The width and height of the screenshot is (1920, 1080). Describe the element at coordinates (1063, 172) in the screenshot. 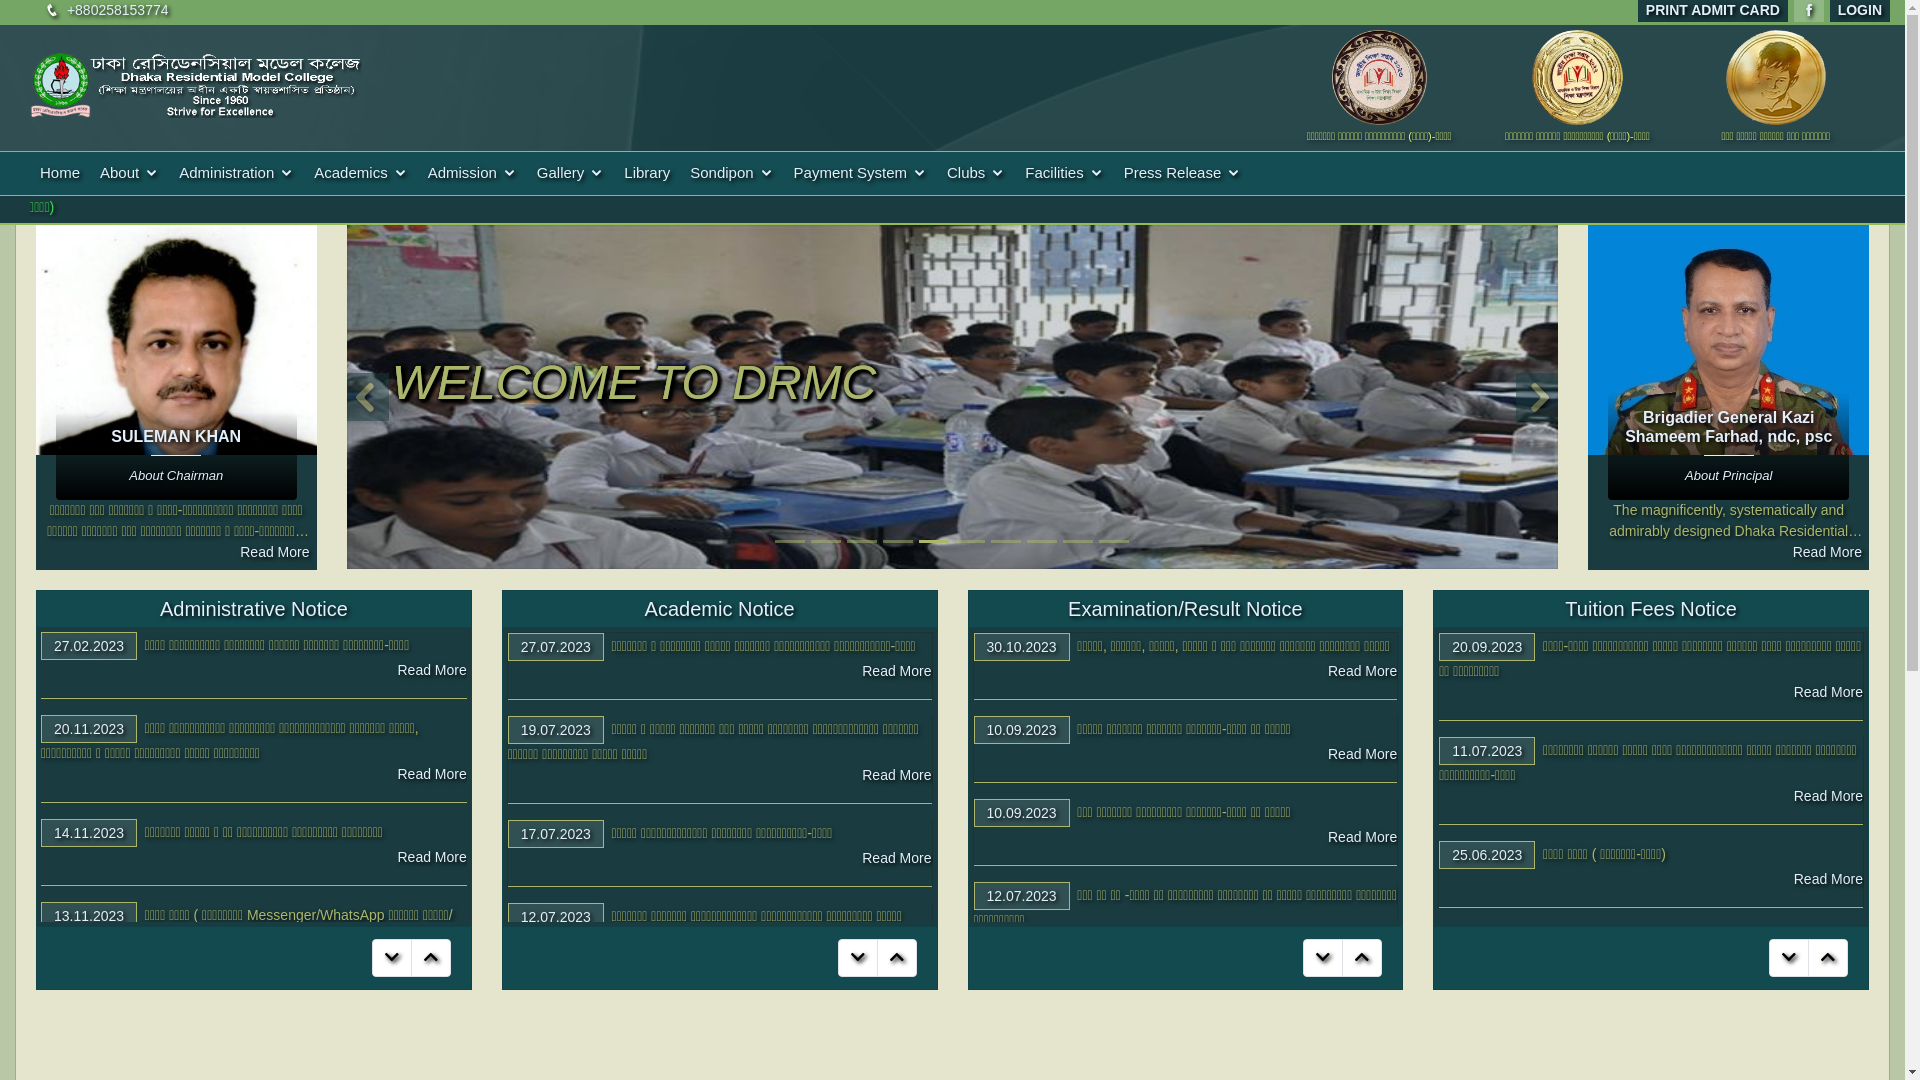

I see `'Facilities'` at that location.